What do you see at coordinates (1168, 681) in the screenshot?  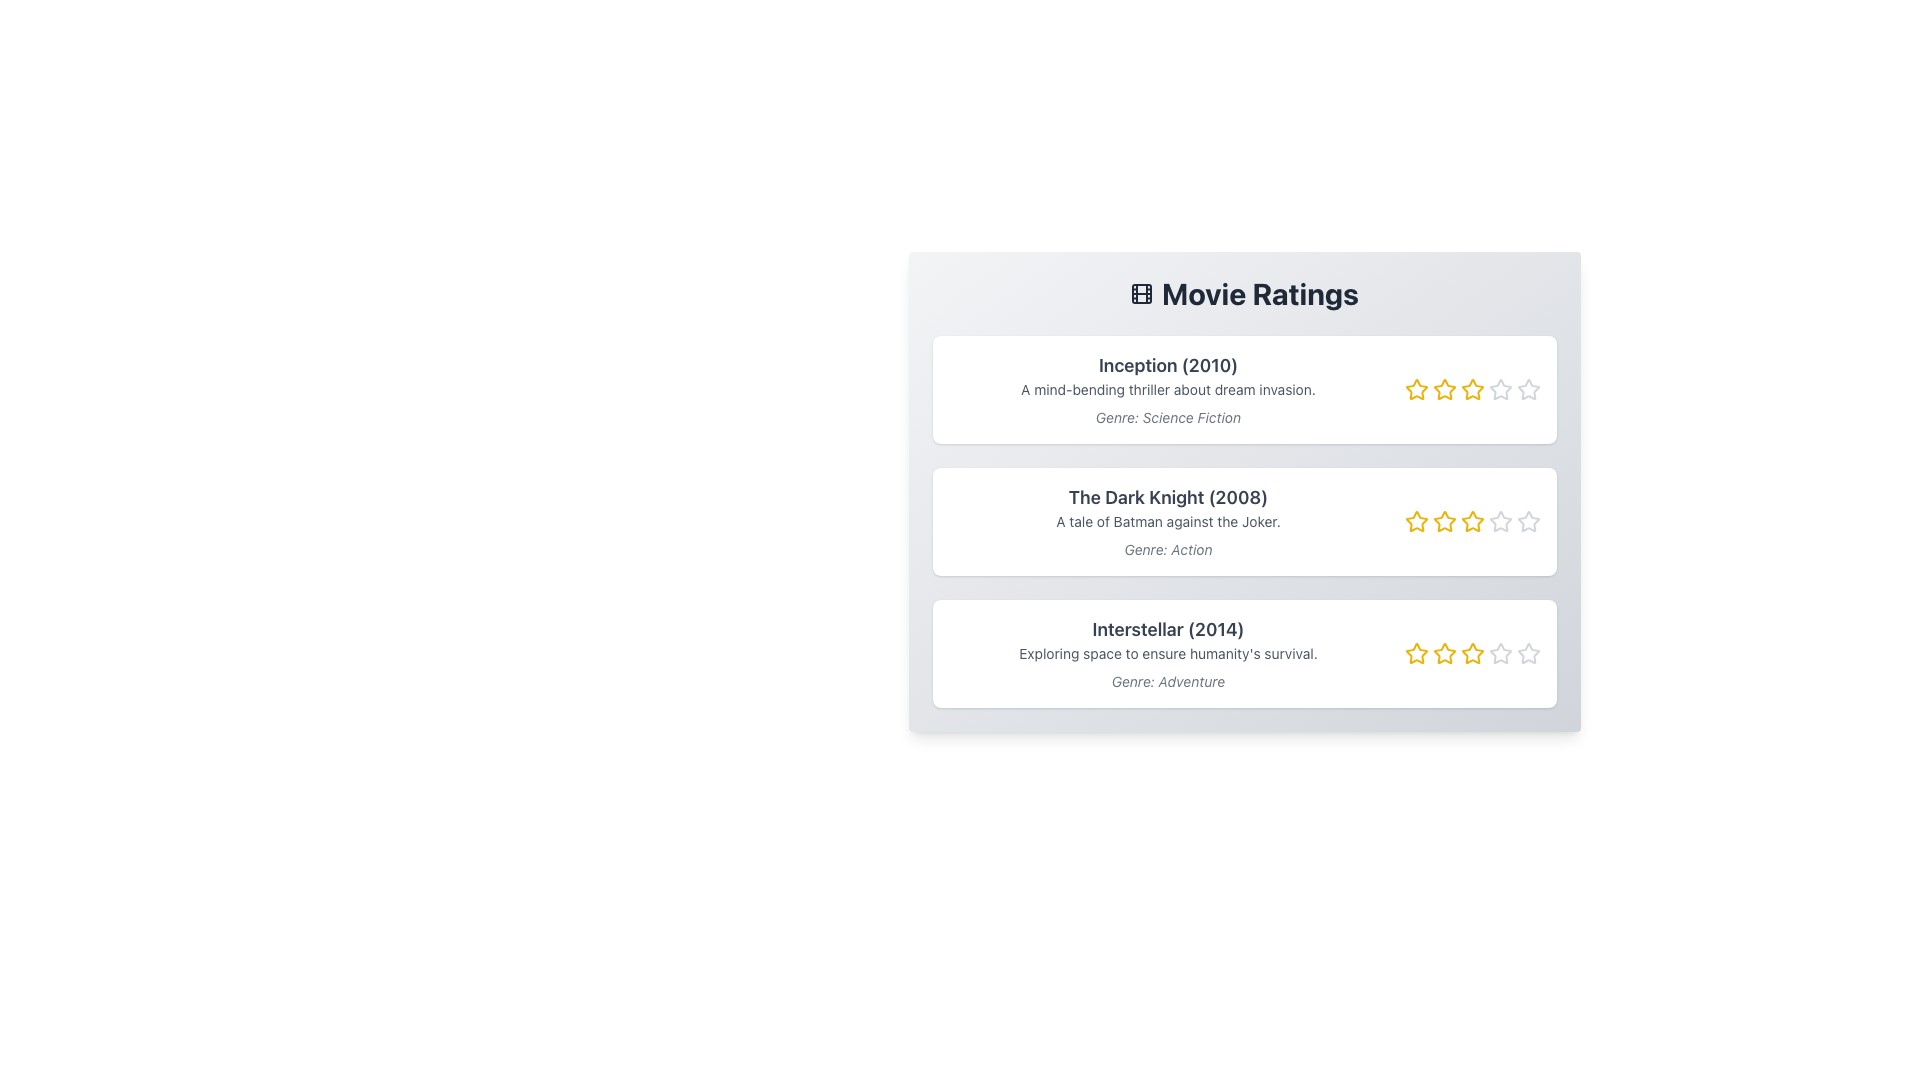 I see `the text label displaying 'Genre: Adventure', which is styled in small italicized gray font, located at the bottom of the information block for 'Interstellar (2014)'` at bounding box center [1168, 681].